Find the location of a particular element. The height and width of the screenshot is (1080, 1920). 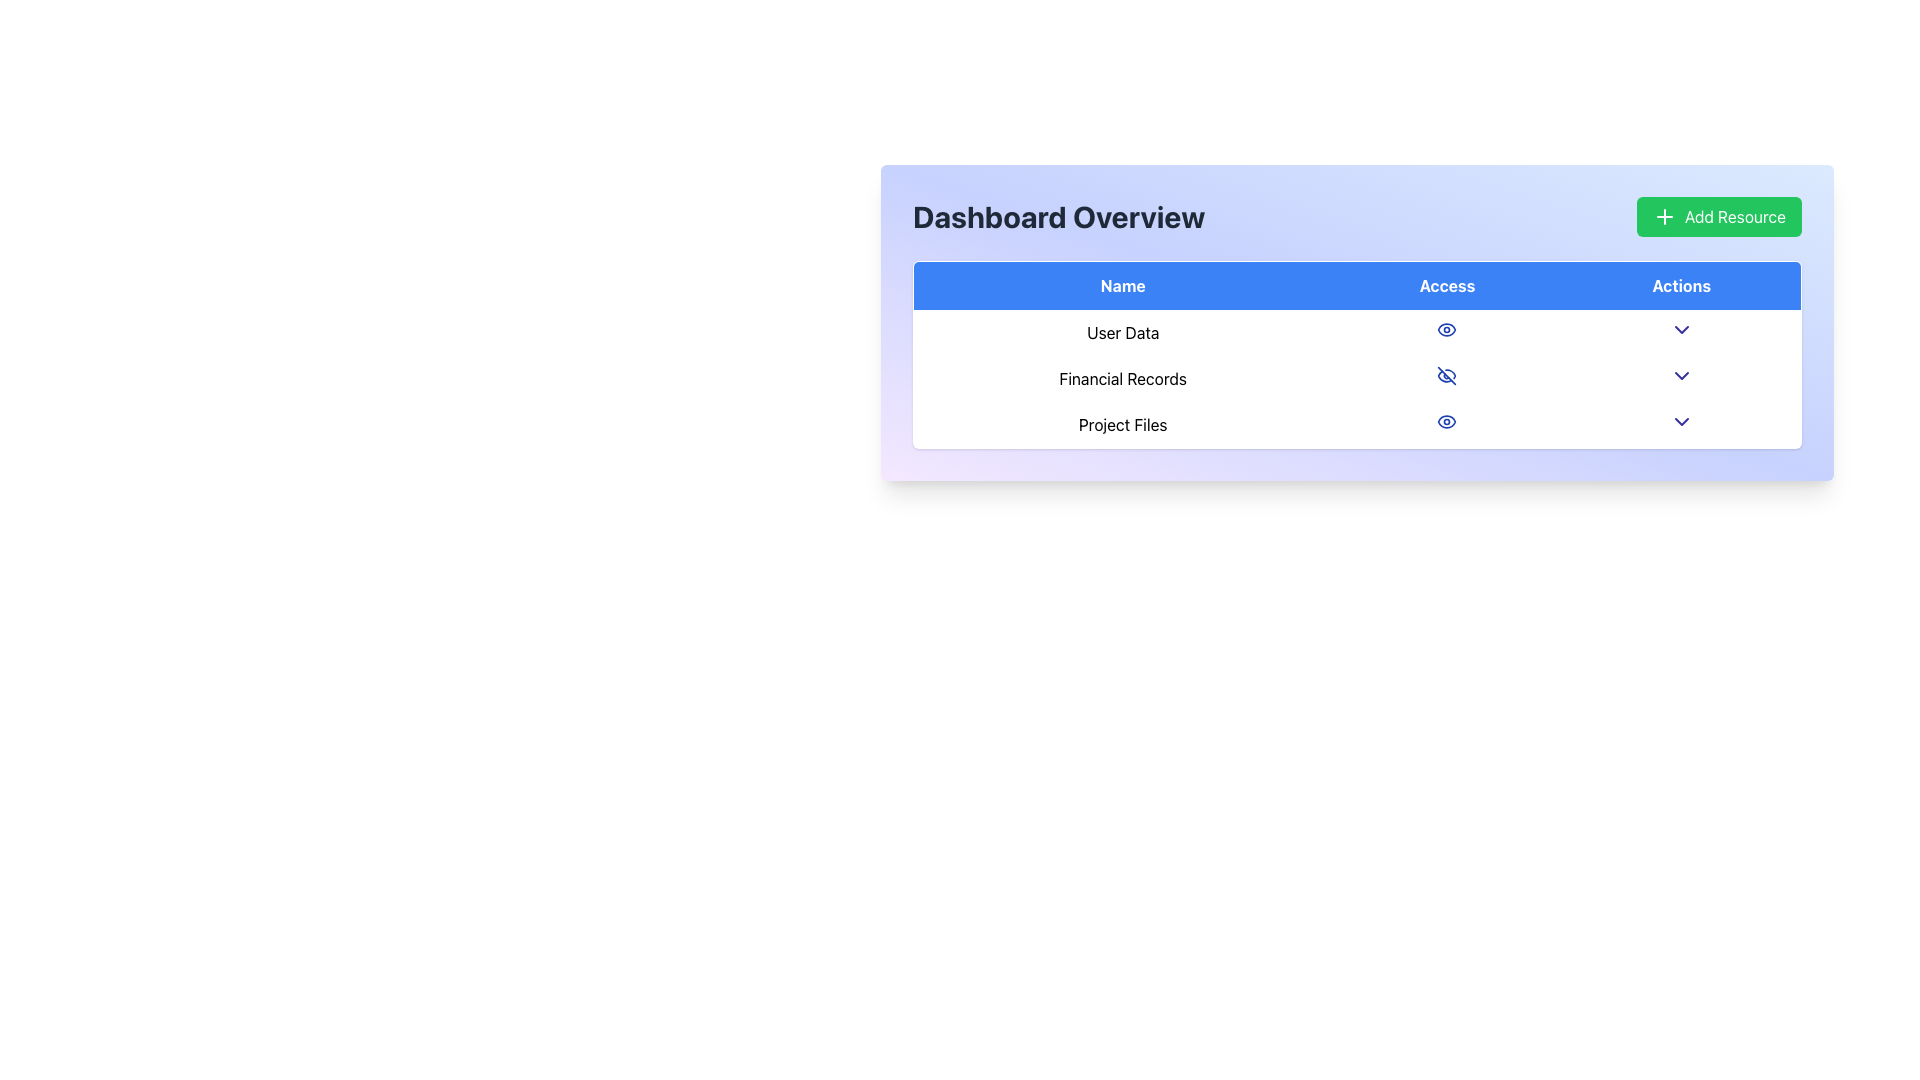

the Dropdown icon in the 'Actions' column of the second row for 'Financial Records' is located at coordinates (1680, 375).